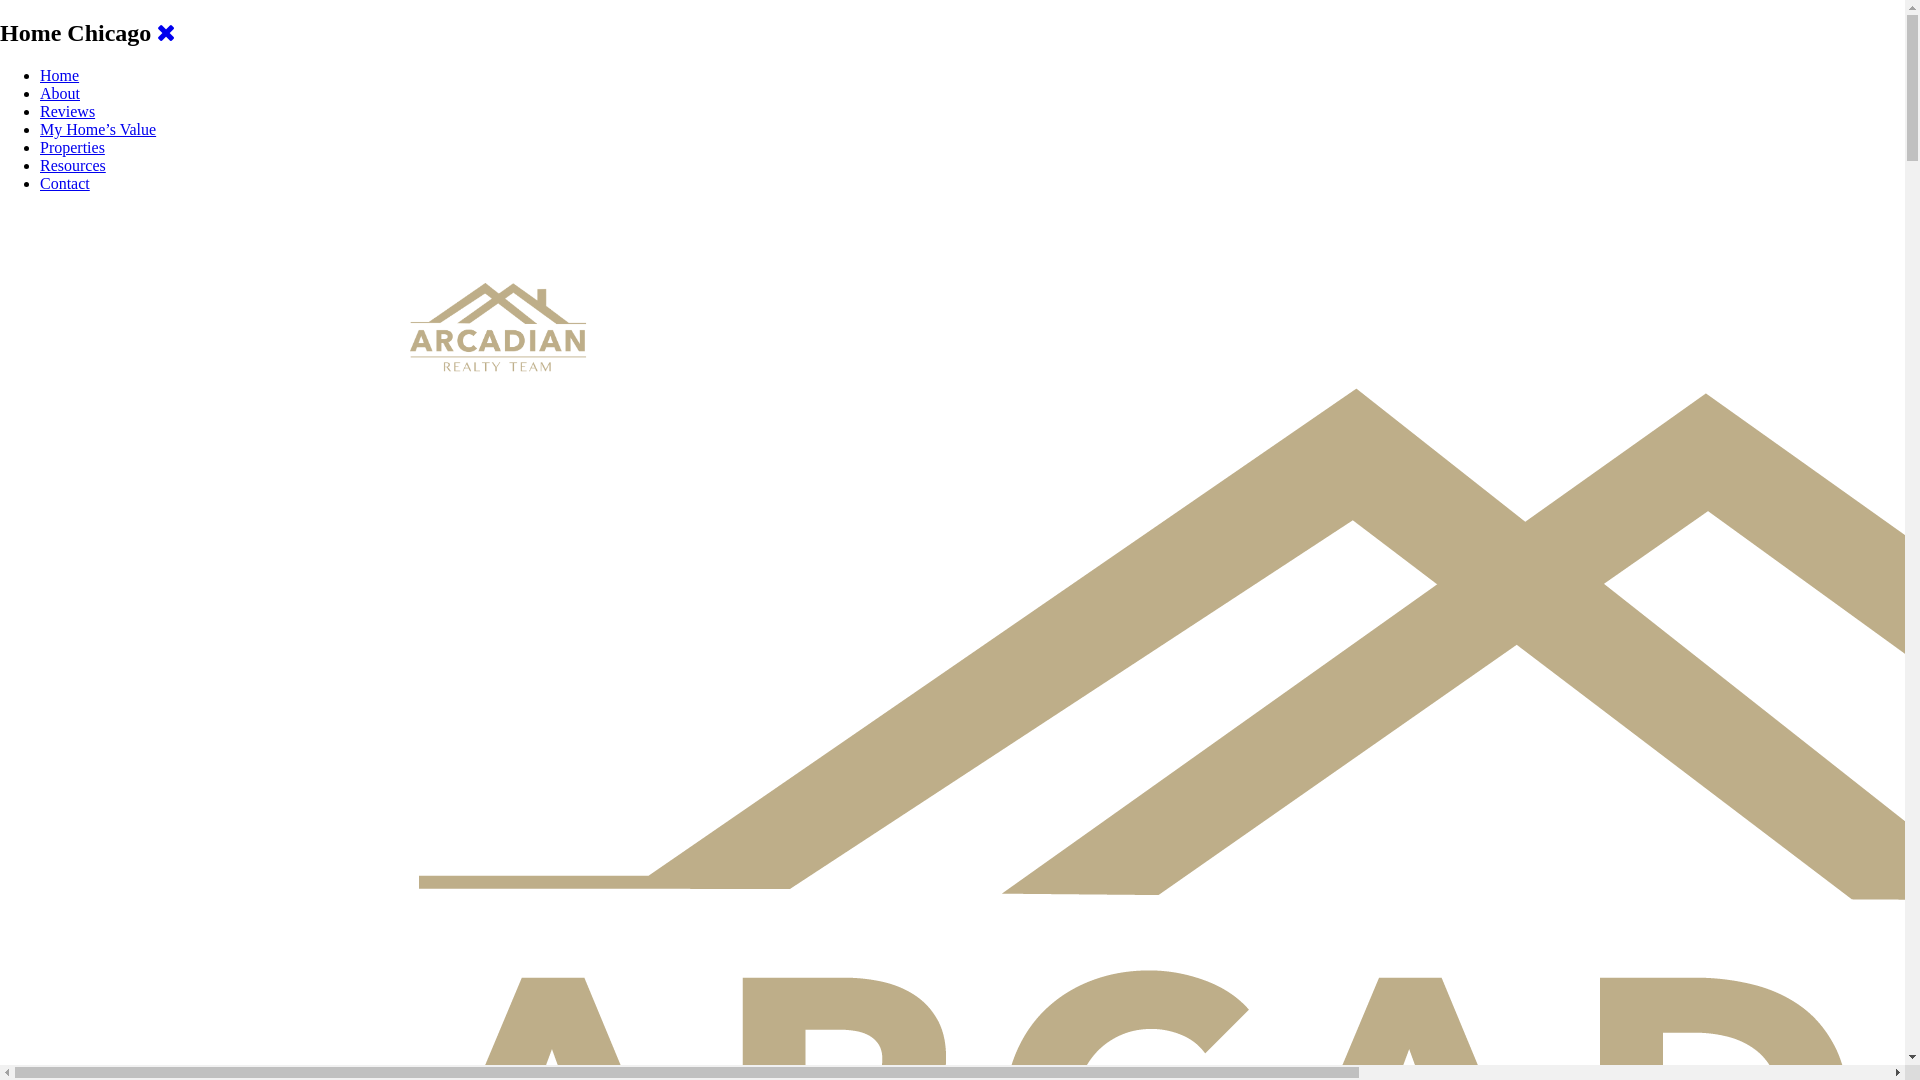 Image resolution: width=1920 pixels, height=1080 pixels. What do you see at coordinates (59, 74) in the screenshot?
I see `'Home'` at bounding box center [59, 74].